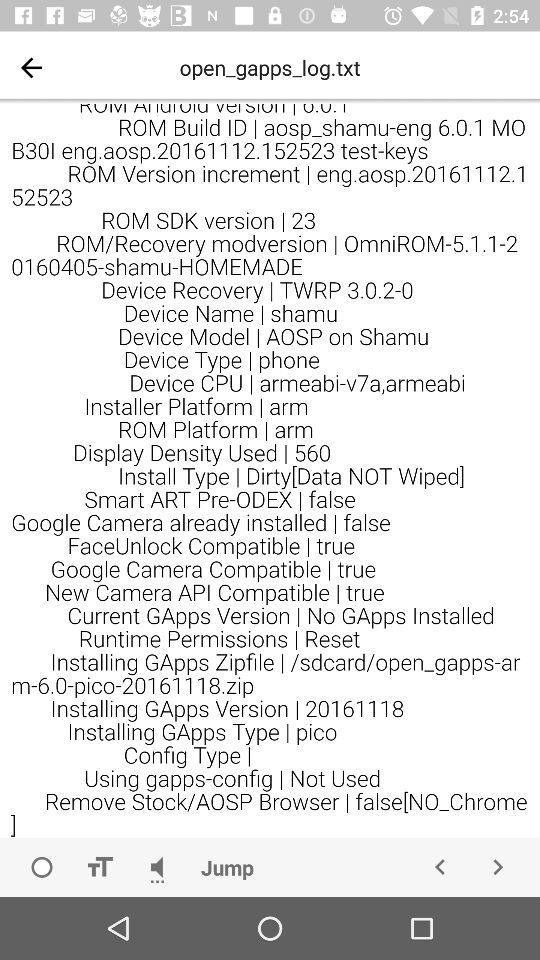  Describe the element at coordinates (496, 866) in the screenshot. I see `next page` at that location.